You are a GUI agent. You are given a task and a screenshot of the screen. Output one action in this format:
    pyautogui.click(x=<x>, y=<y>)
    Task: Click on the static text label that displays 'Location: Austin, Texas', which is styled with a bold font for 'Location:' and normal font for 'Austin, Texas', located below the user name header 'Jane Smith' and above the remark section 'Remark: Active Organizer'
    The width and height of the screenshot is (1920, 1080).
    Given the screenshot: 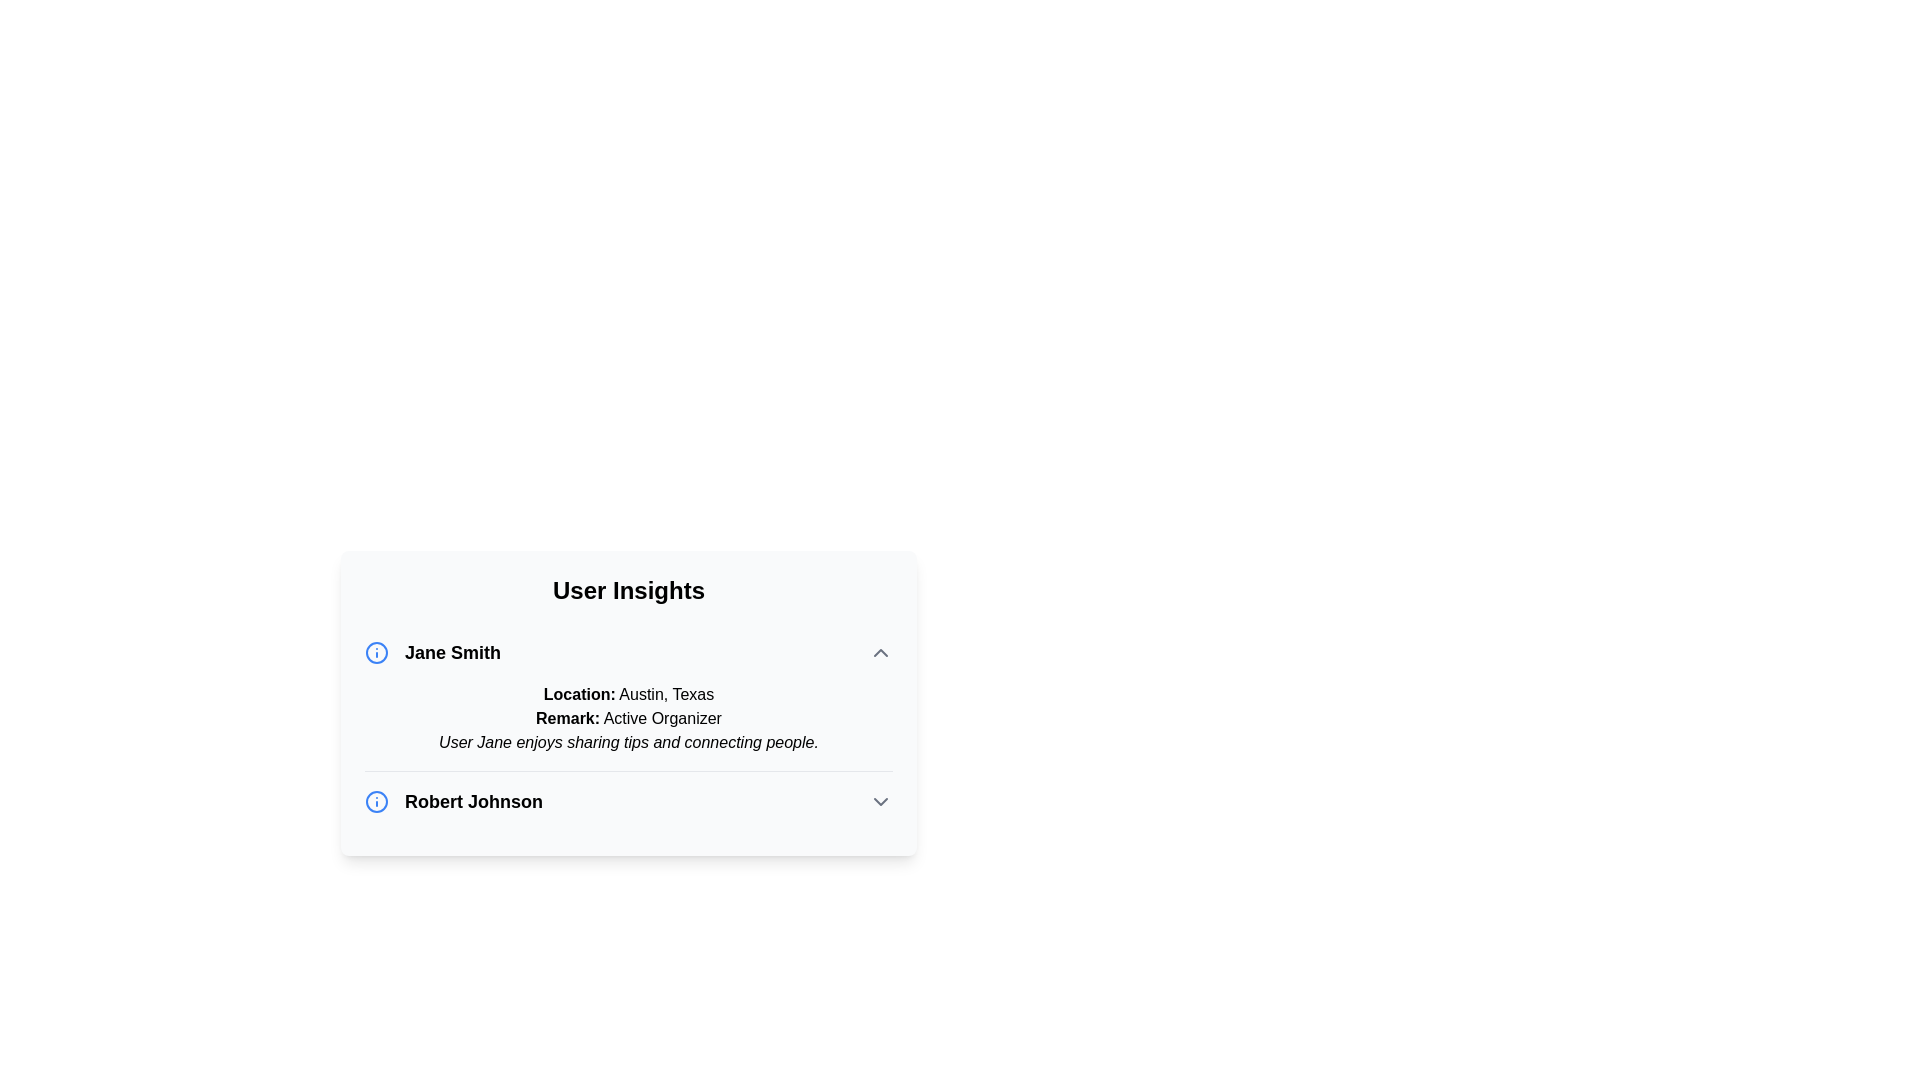 What is the action you would take?
    pyautogui.click(x=627, y=693)
    